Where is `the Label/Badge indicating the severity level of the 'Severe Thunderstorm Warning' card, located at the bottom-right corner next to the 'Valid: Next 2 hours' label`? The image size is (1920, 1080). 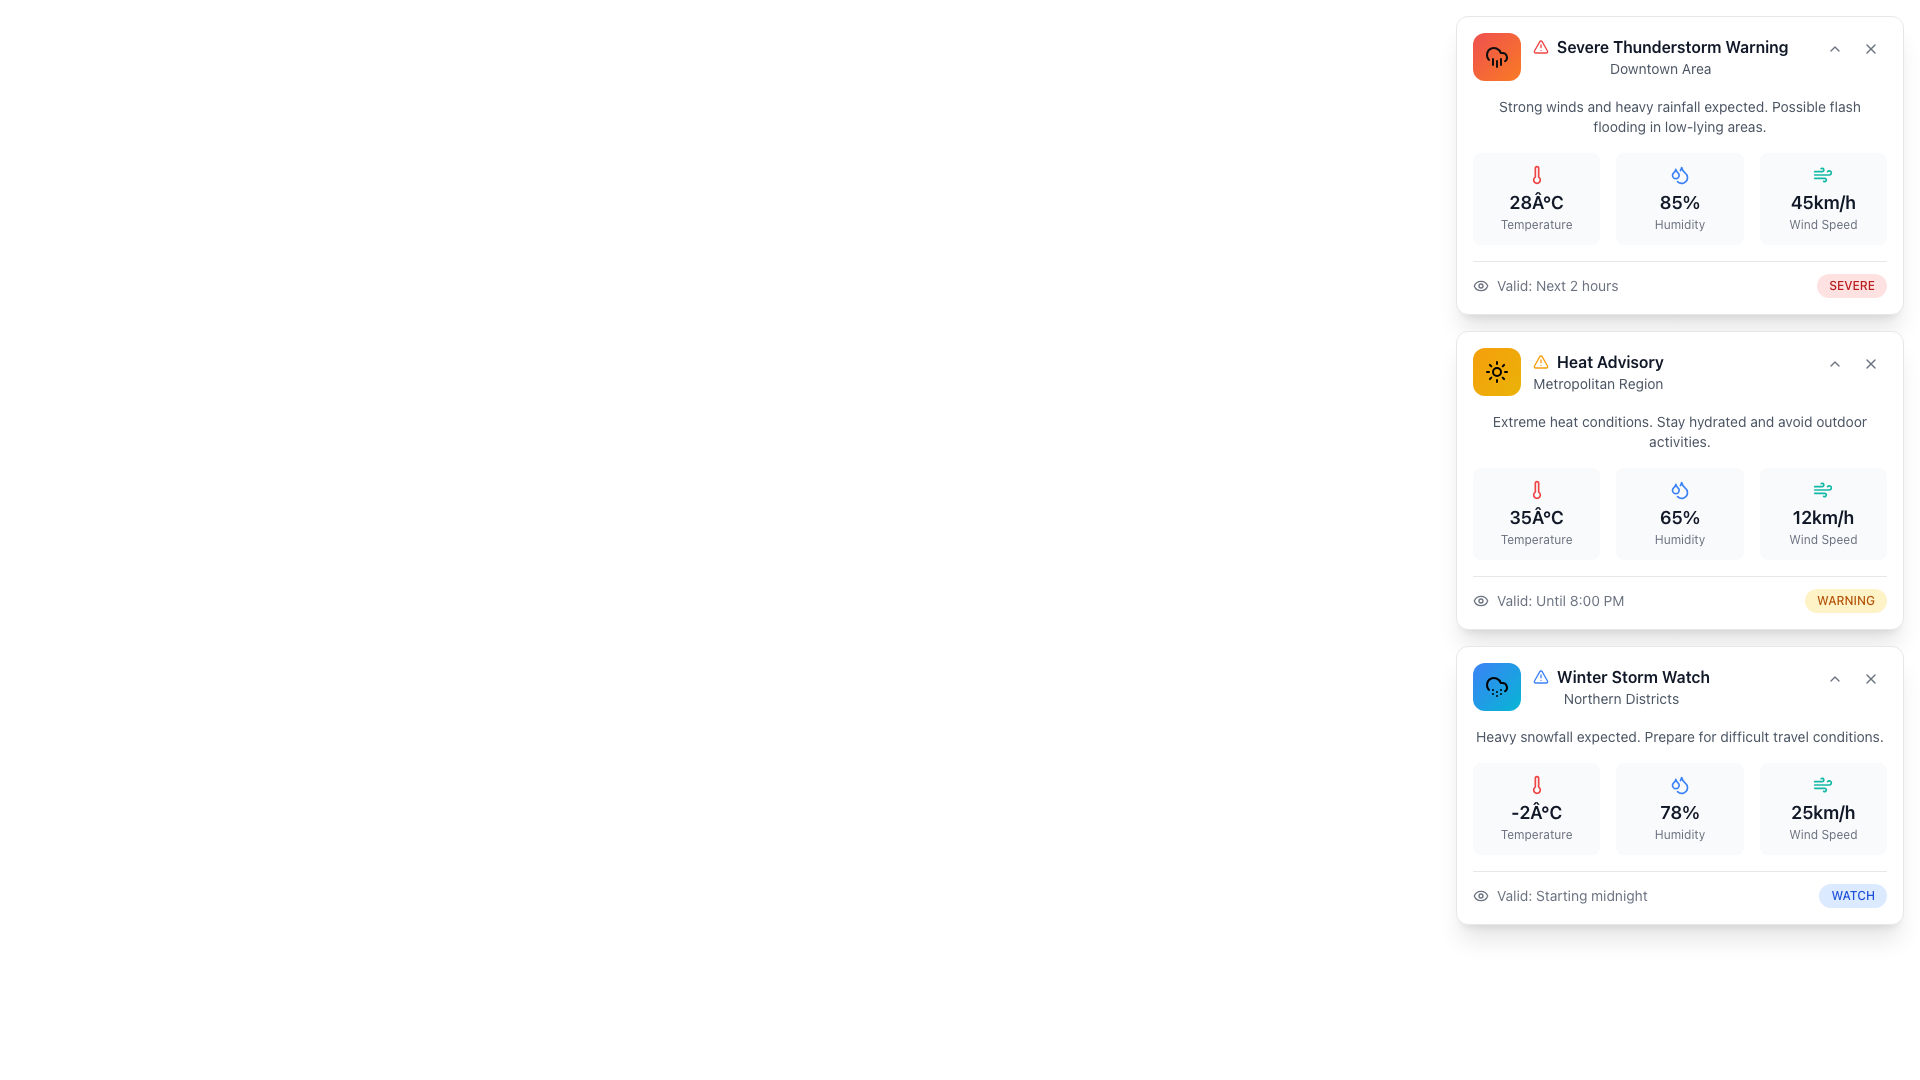 the Label/Badge indicating the severity level of the 'Severe Thunderstorm Warning' card, located at the bottom-right corner next to the 'Valid: Next 2 hours' label is located at coordinates (1851, 285).